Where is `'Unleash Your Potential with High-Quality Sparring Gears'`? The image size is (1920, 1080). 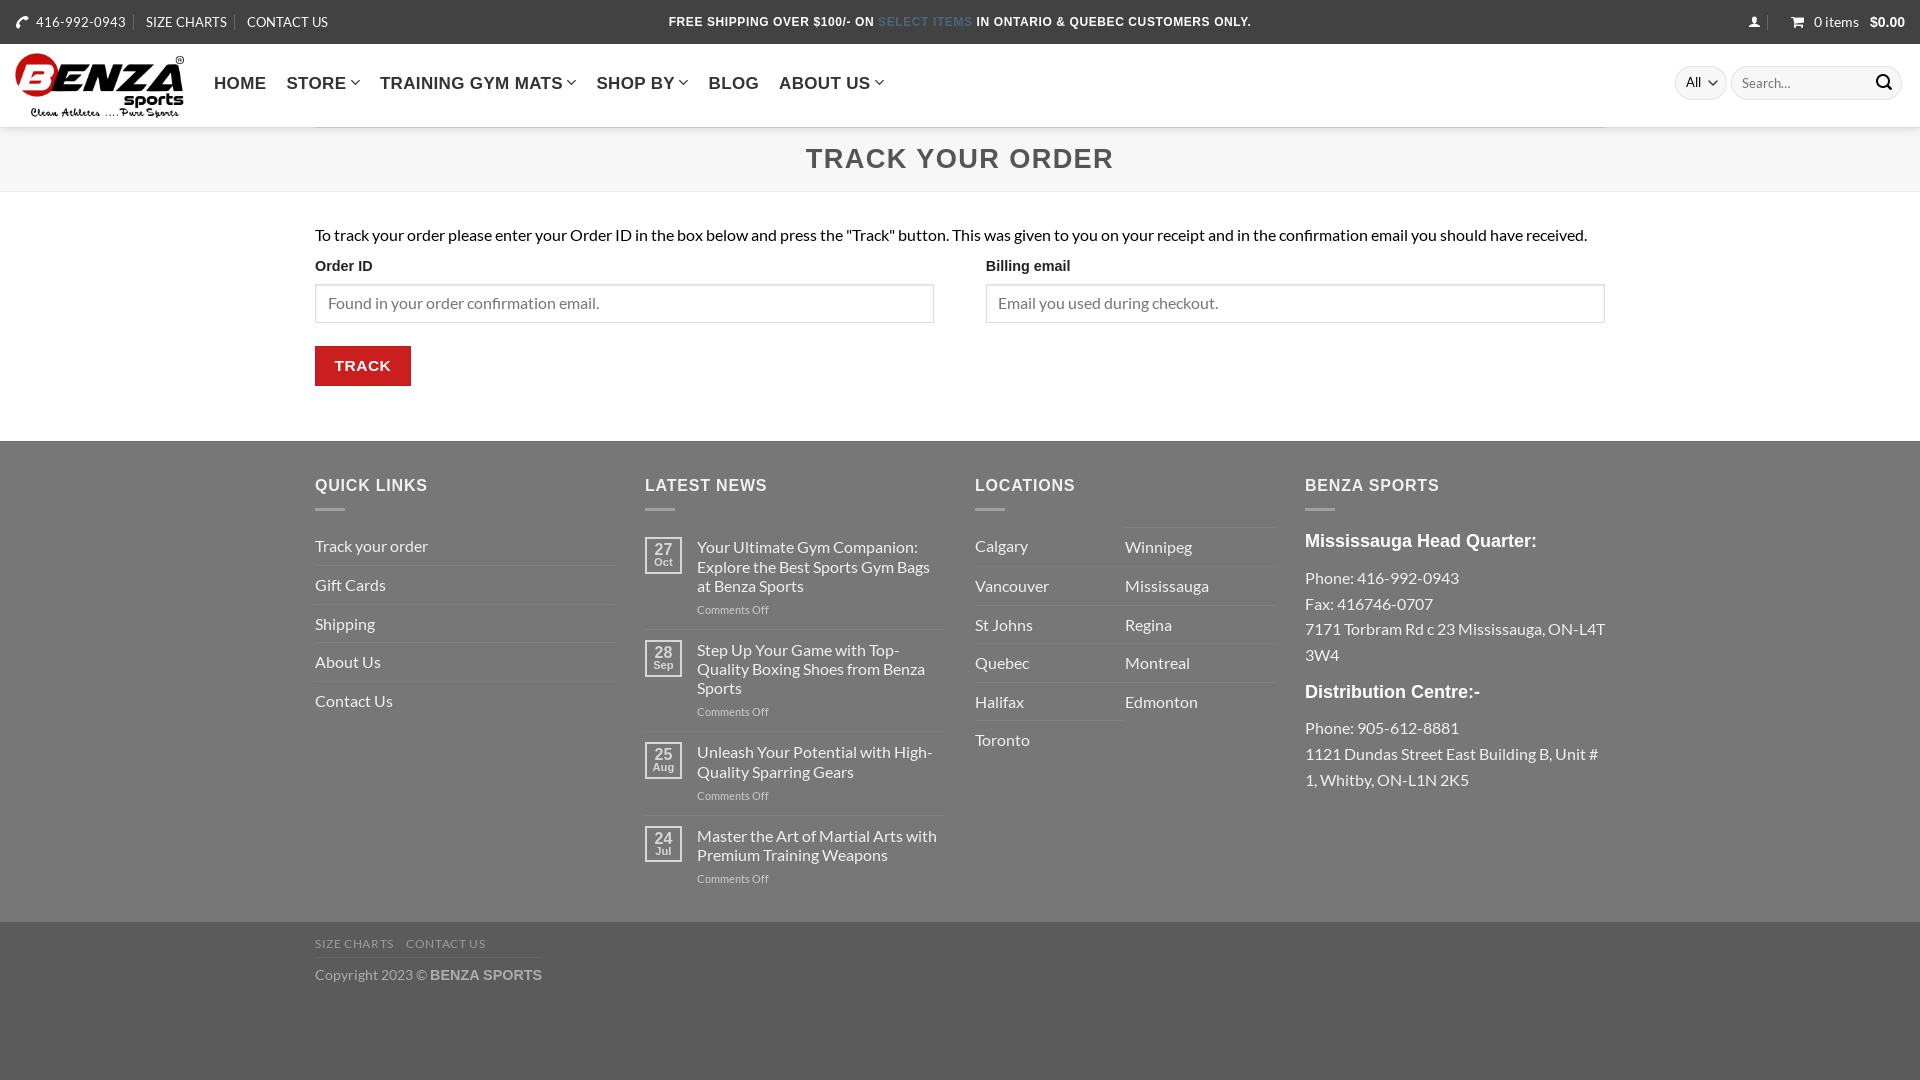
'Unleash Your Potential with High-Quality Sparring Gears' is located at coordinates (820, 760).